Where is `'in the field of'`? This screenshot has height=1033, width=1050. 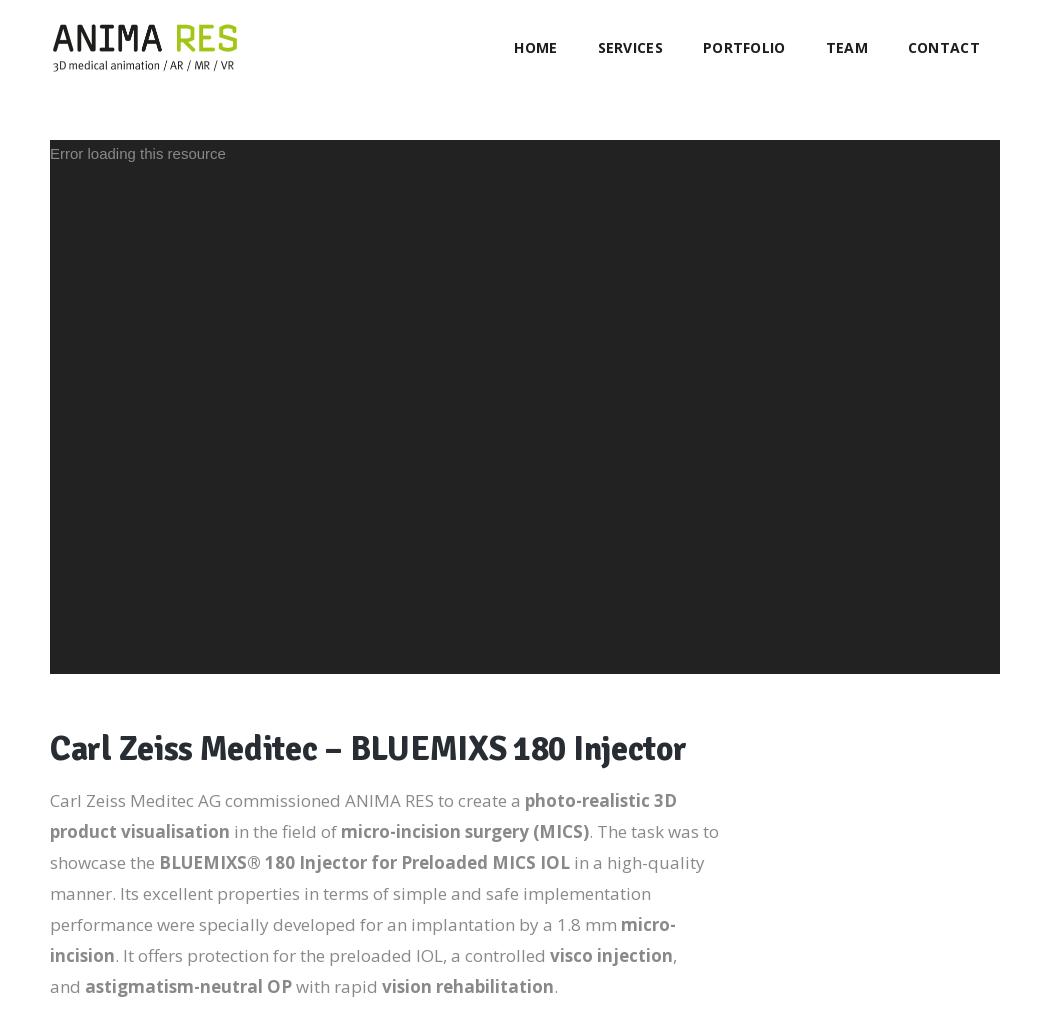
'in the field of' is located at coordinates (284, 831).